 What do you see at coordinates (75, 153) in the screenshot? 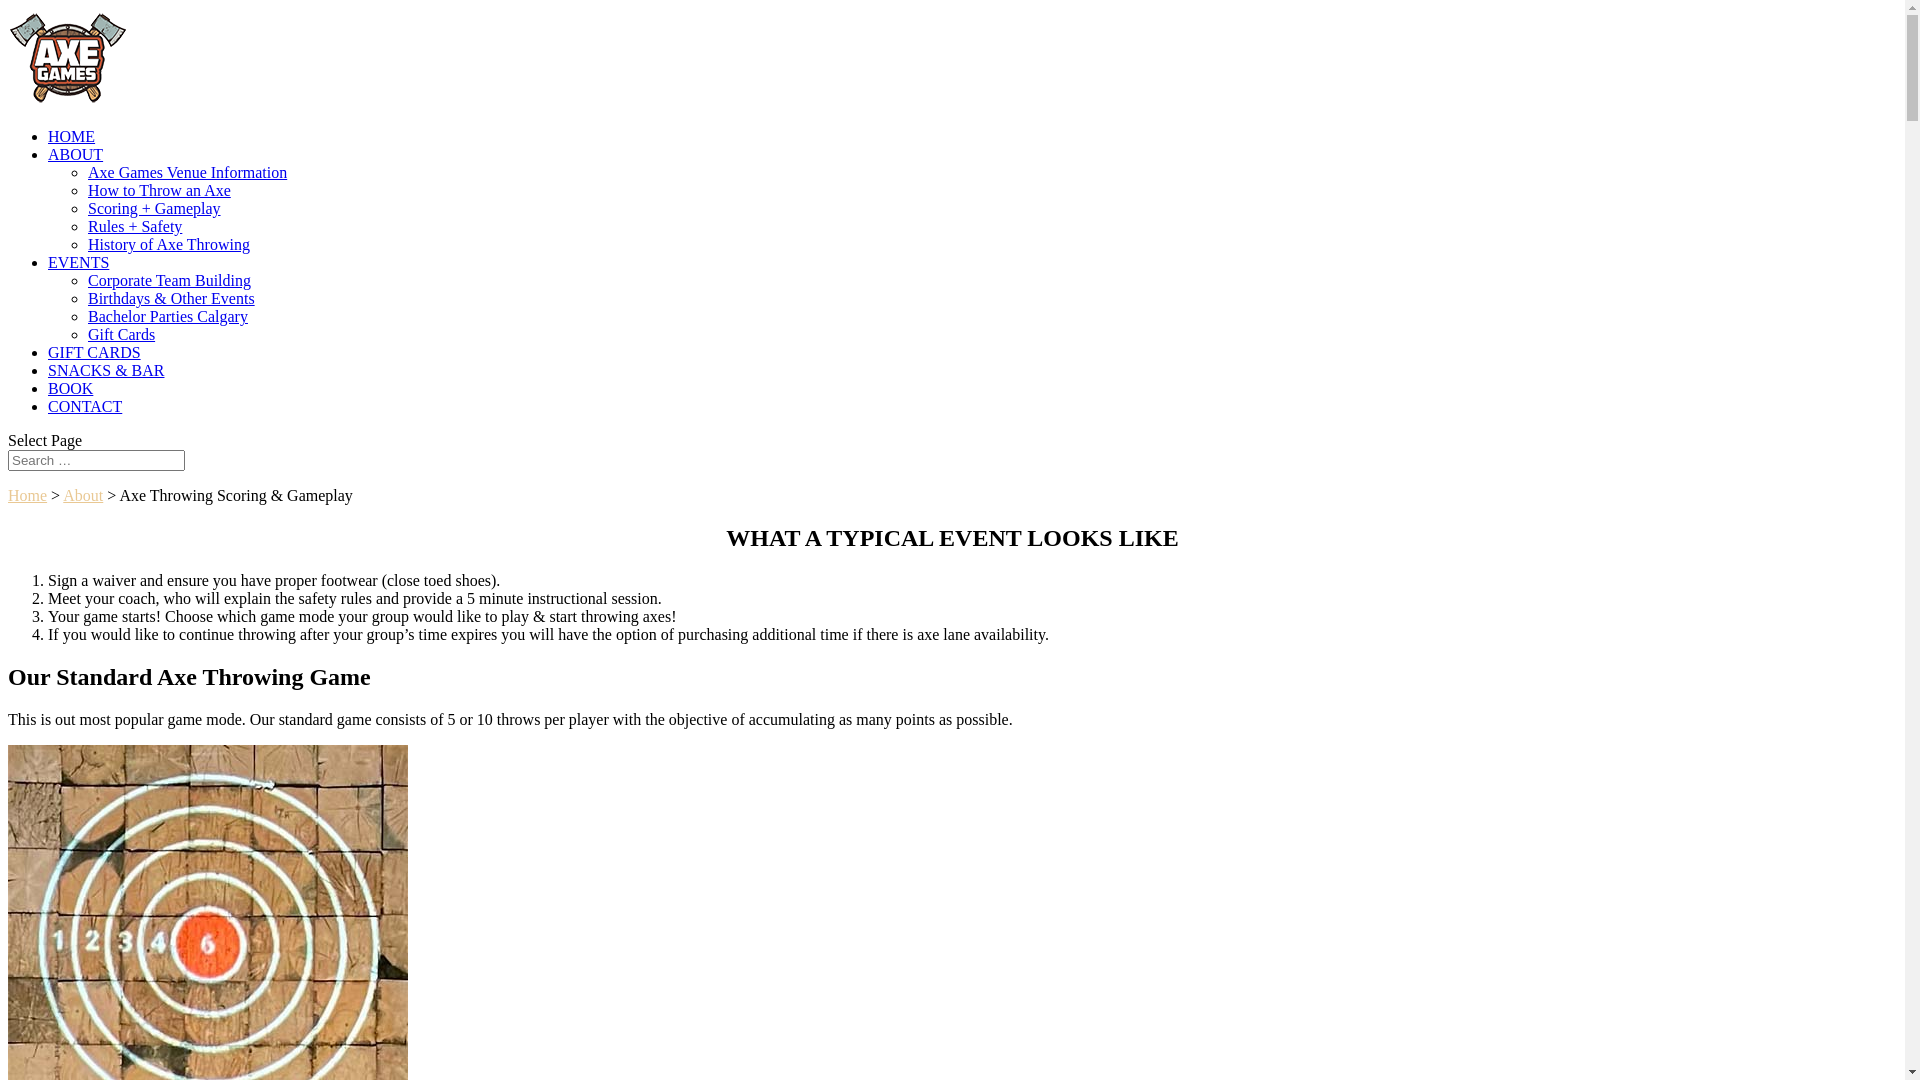
I see `'ABOUT'` at bounding box center [75, 153].